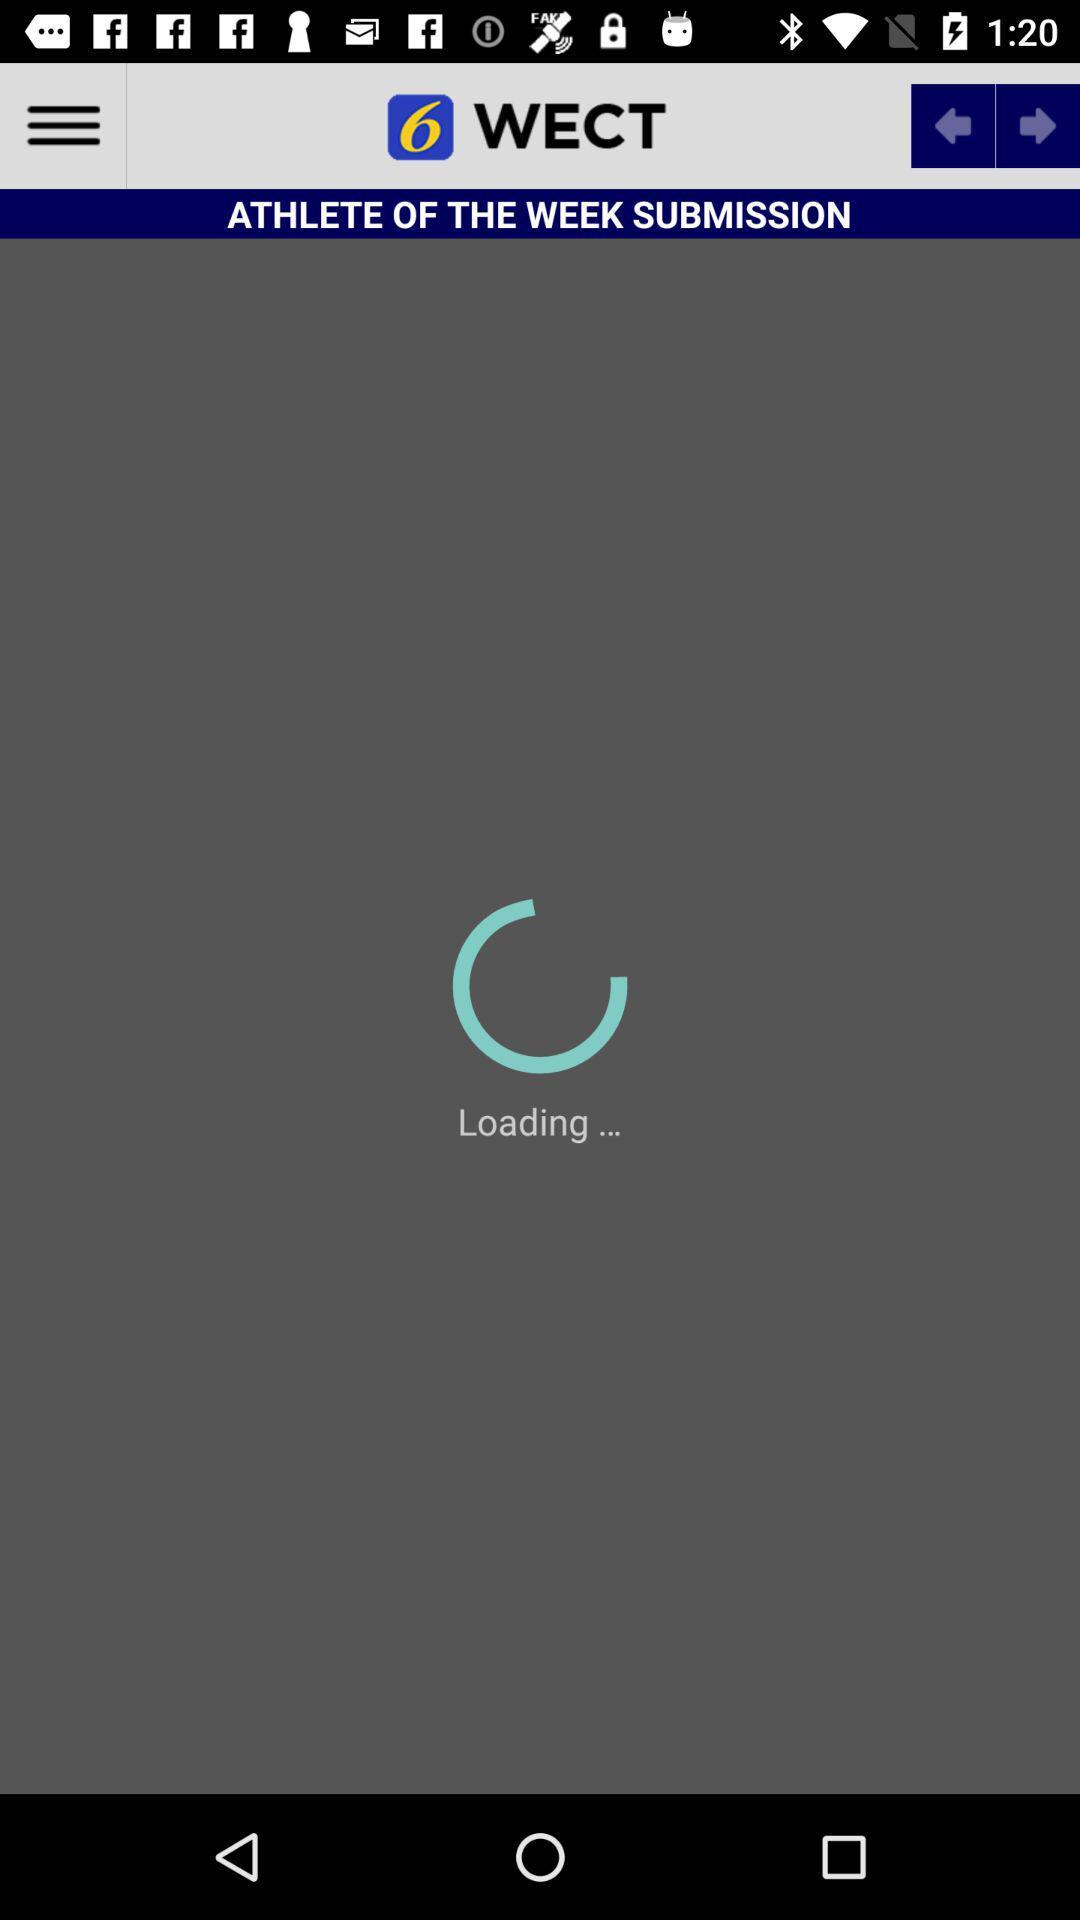 The height and width of the screenshot is (1920, 1080). Describe the element at coordinates (1036, 124) in the screenshot. I see `next symbol` at that location.